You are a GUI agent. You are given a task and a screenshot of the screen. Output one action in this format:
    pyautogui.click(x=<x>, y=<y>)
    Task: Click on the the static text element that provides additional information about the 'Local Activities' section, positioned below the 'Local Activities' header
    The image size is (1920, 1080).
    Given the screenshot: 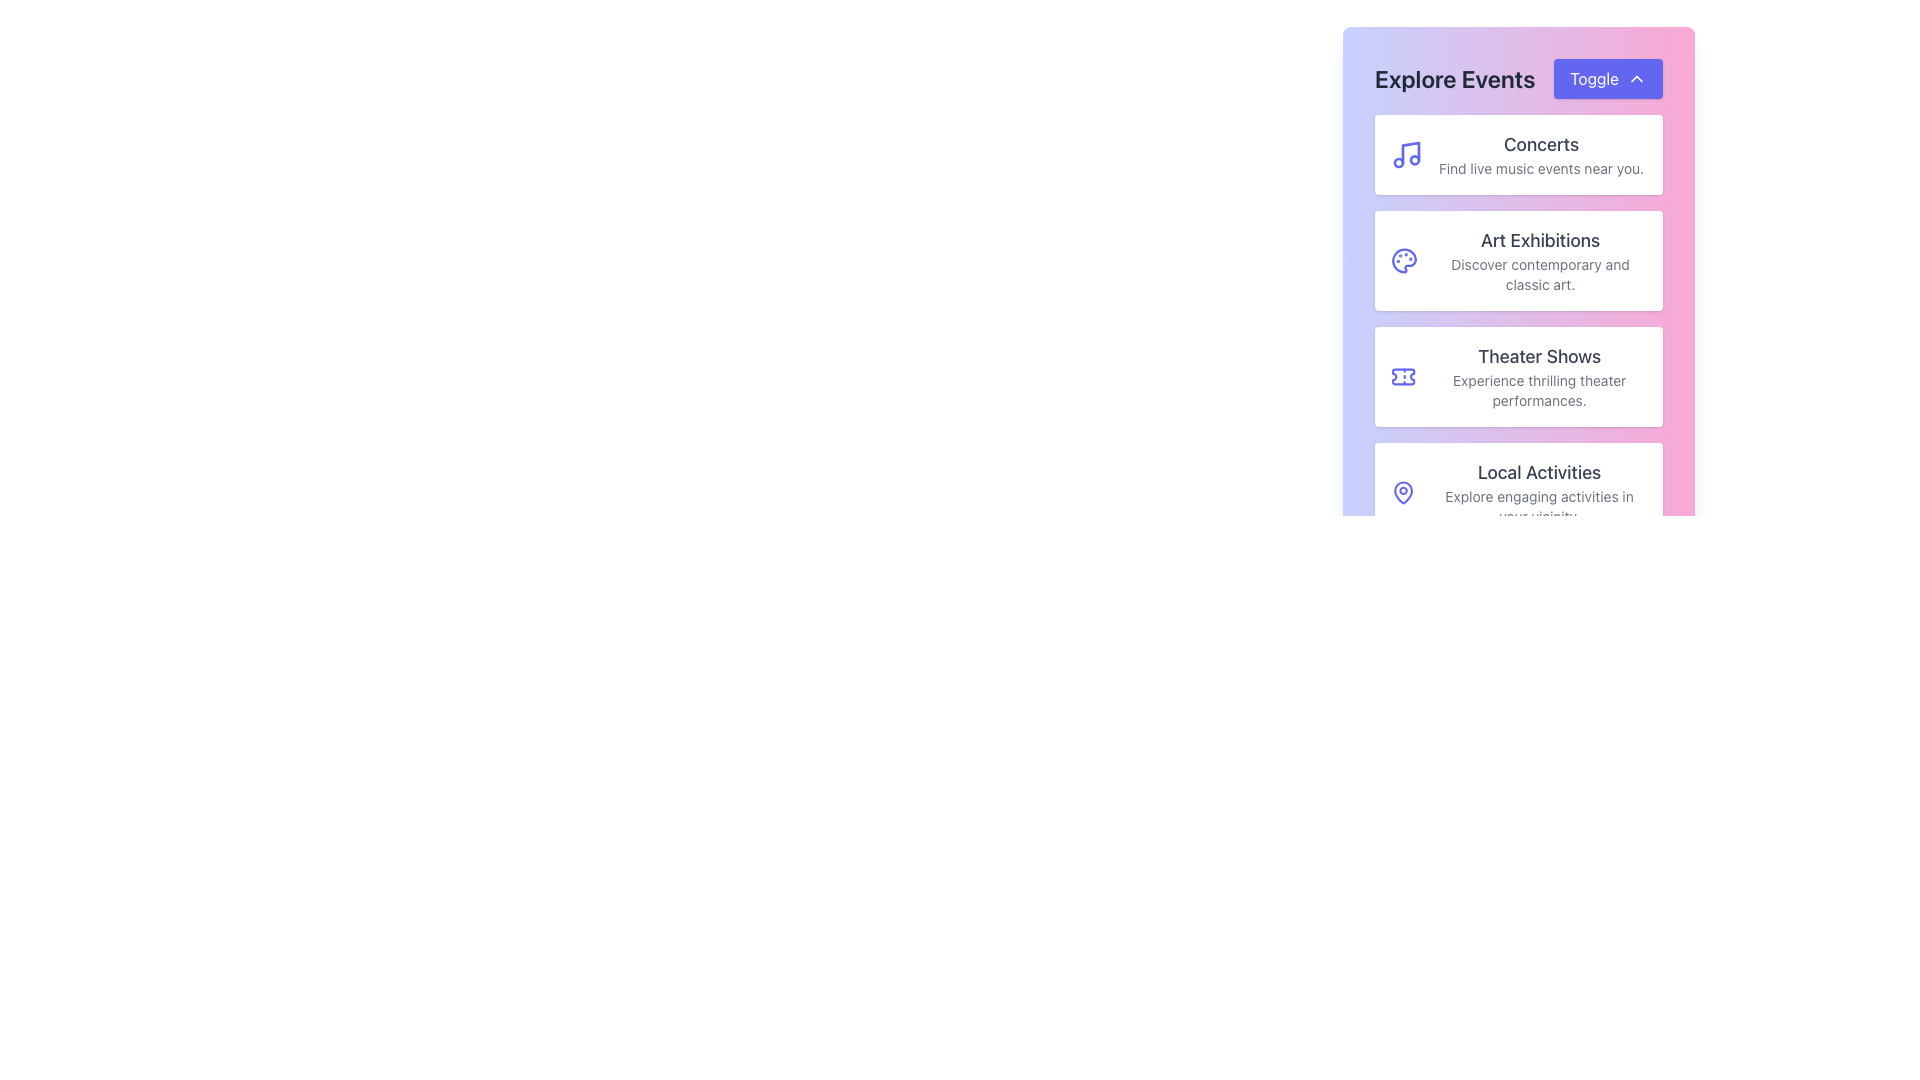 What is the action you would take?
    pyautogui.click(x=1538, y=505)
    